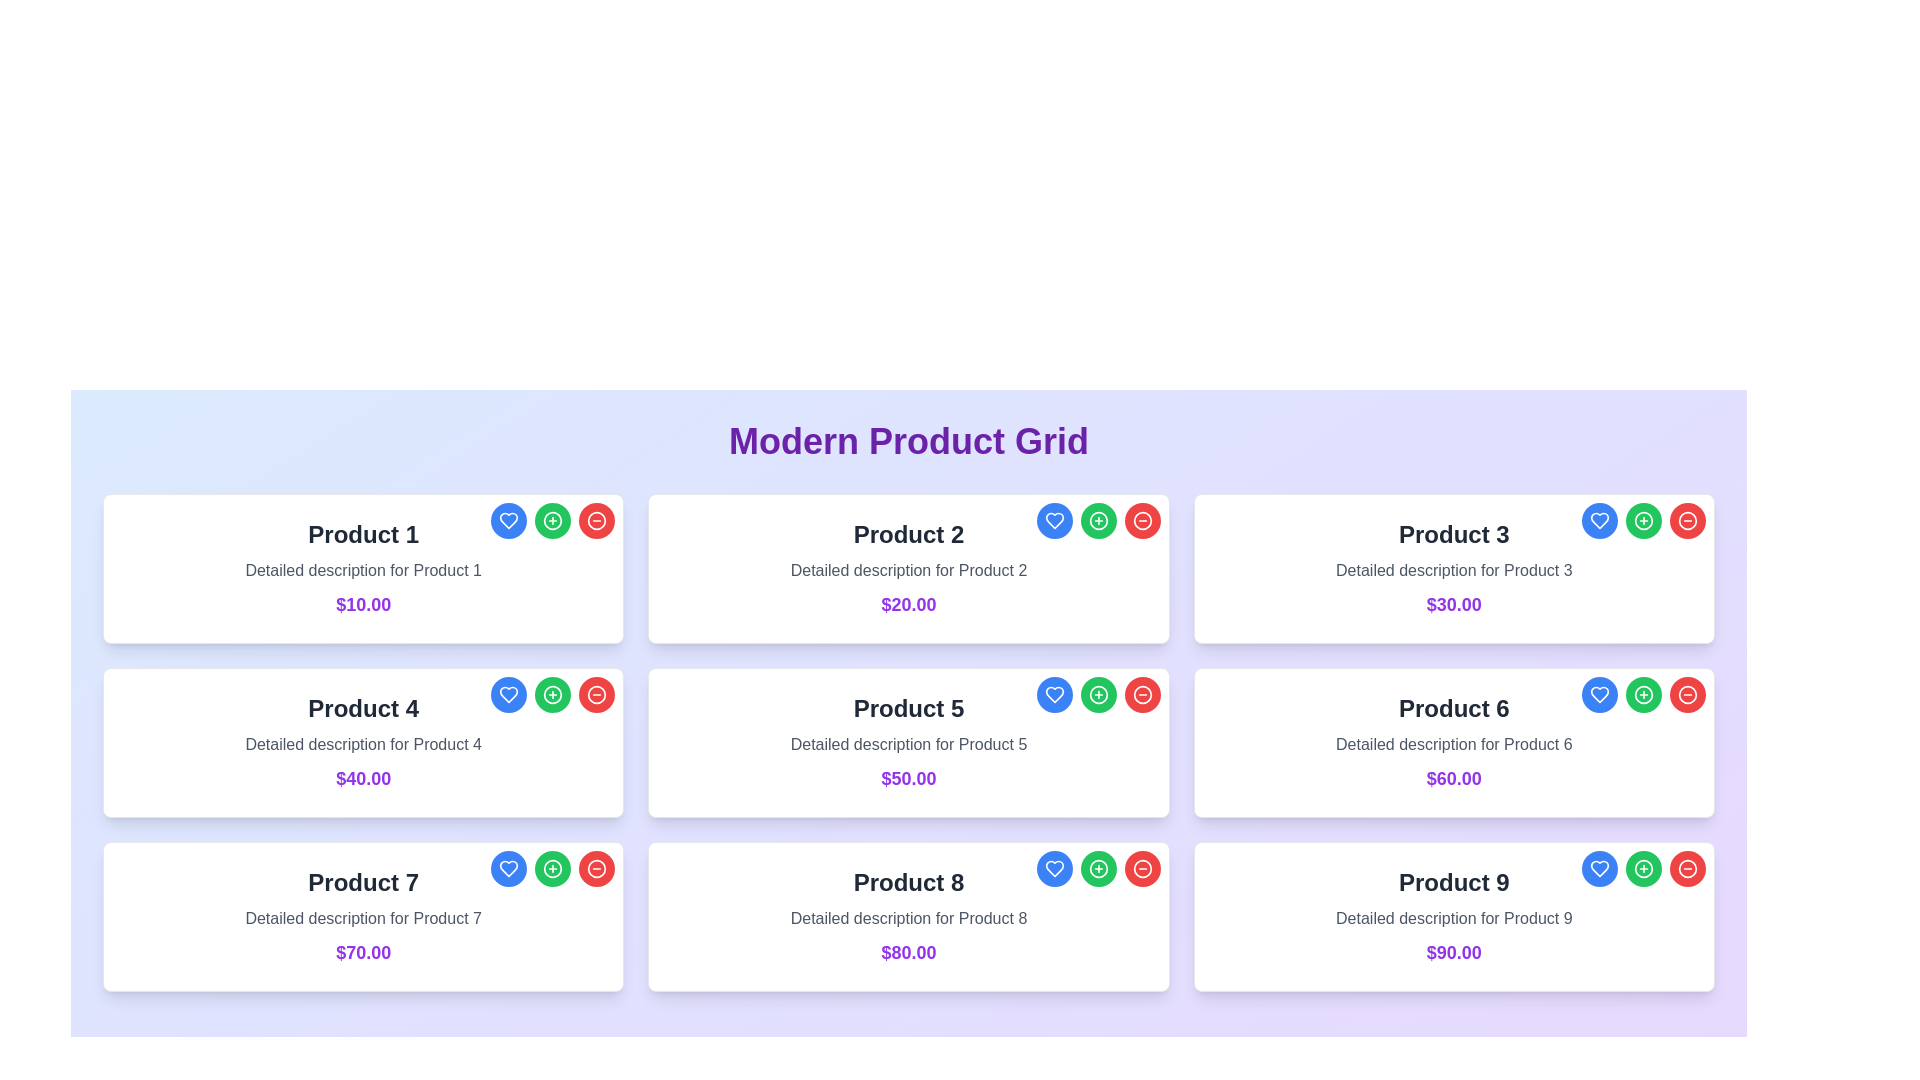 The image size is (1920, 1080). Describe the element at coordinates (1097, 693) in the screenshot. I see `the leftmost circular icon with a green outline and fill color in the action icons group for 'Product 5' in the second row of the product grid` at that location.